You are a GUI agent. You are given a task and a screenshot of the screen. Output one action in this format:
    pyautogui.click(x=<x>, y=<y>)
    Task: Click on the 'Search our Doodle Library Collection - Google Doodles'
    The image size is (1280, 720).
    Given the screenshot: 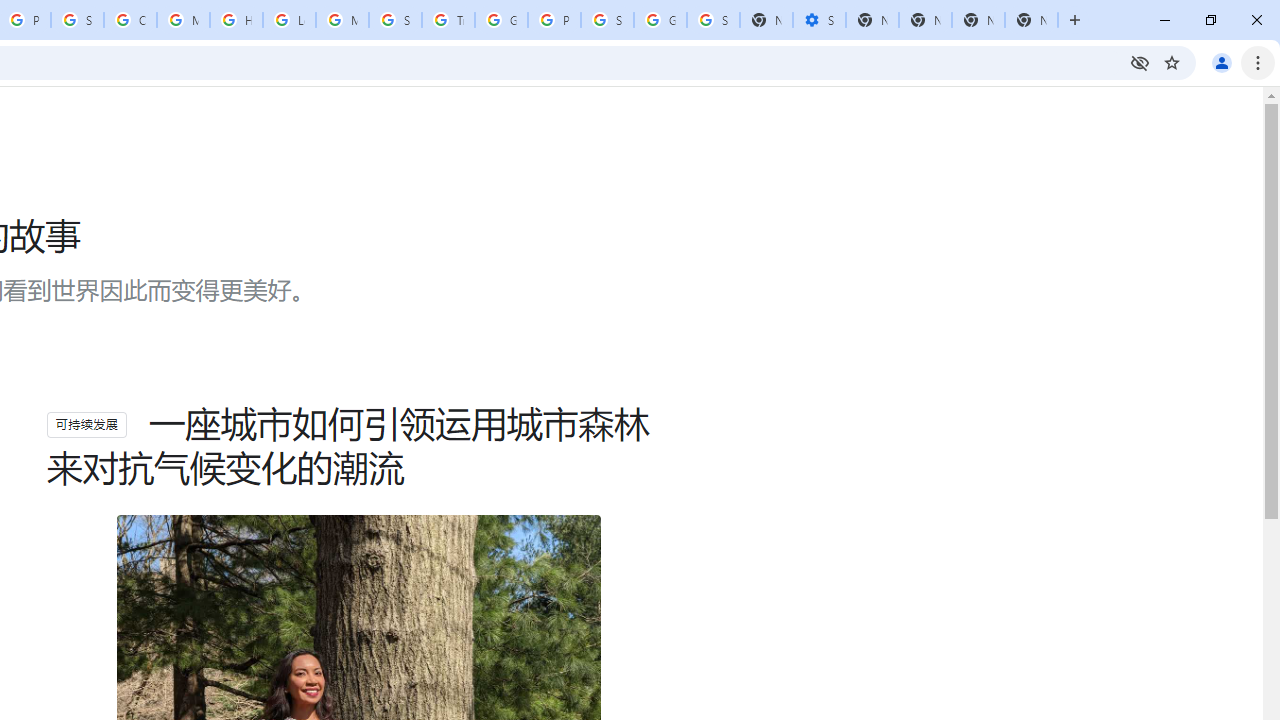 What is the action you would take?
    pyautogui.click(x=395, y=20)
    